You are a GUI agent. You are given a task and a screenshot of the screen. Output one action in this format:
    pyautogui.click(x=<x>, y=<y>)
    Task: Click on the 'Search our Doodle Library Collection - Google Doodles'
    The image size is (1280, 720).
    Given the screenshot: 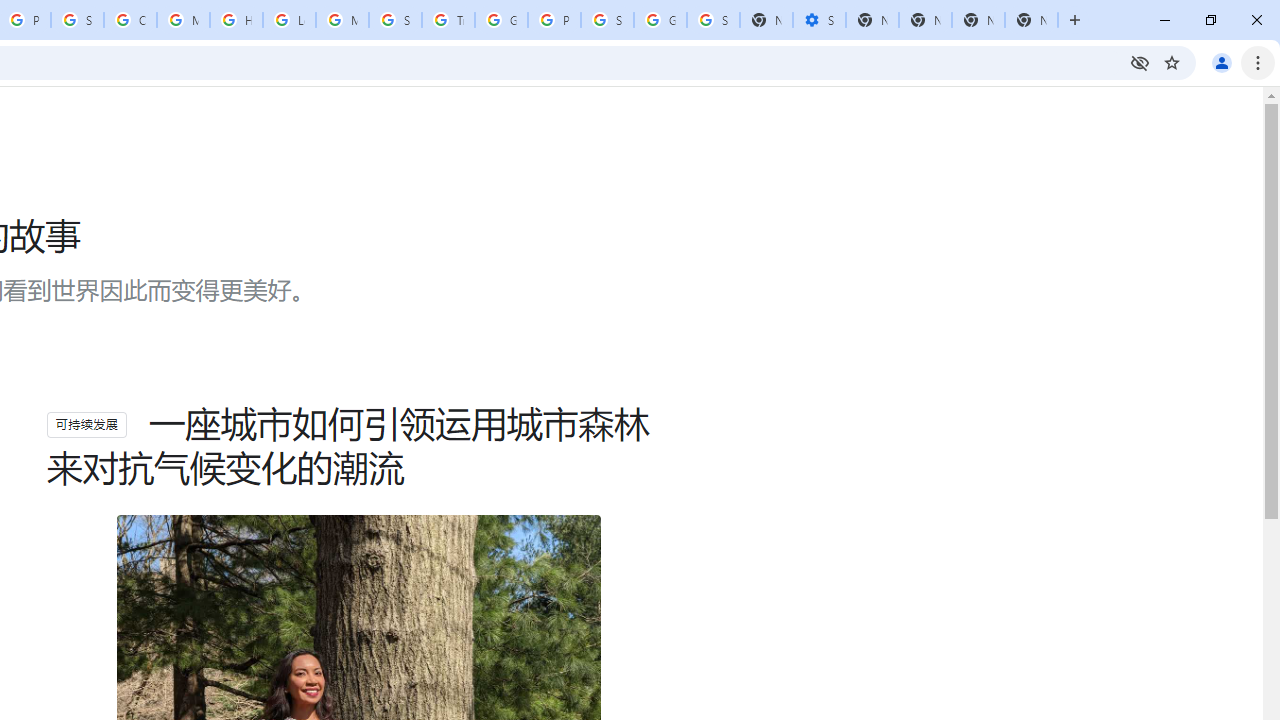 What is the action you would take?
    pyautogui.click(x=395, y=20)
    